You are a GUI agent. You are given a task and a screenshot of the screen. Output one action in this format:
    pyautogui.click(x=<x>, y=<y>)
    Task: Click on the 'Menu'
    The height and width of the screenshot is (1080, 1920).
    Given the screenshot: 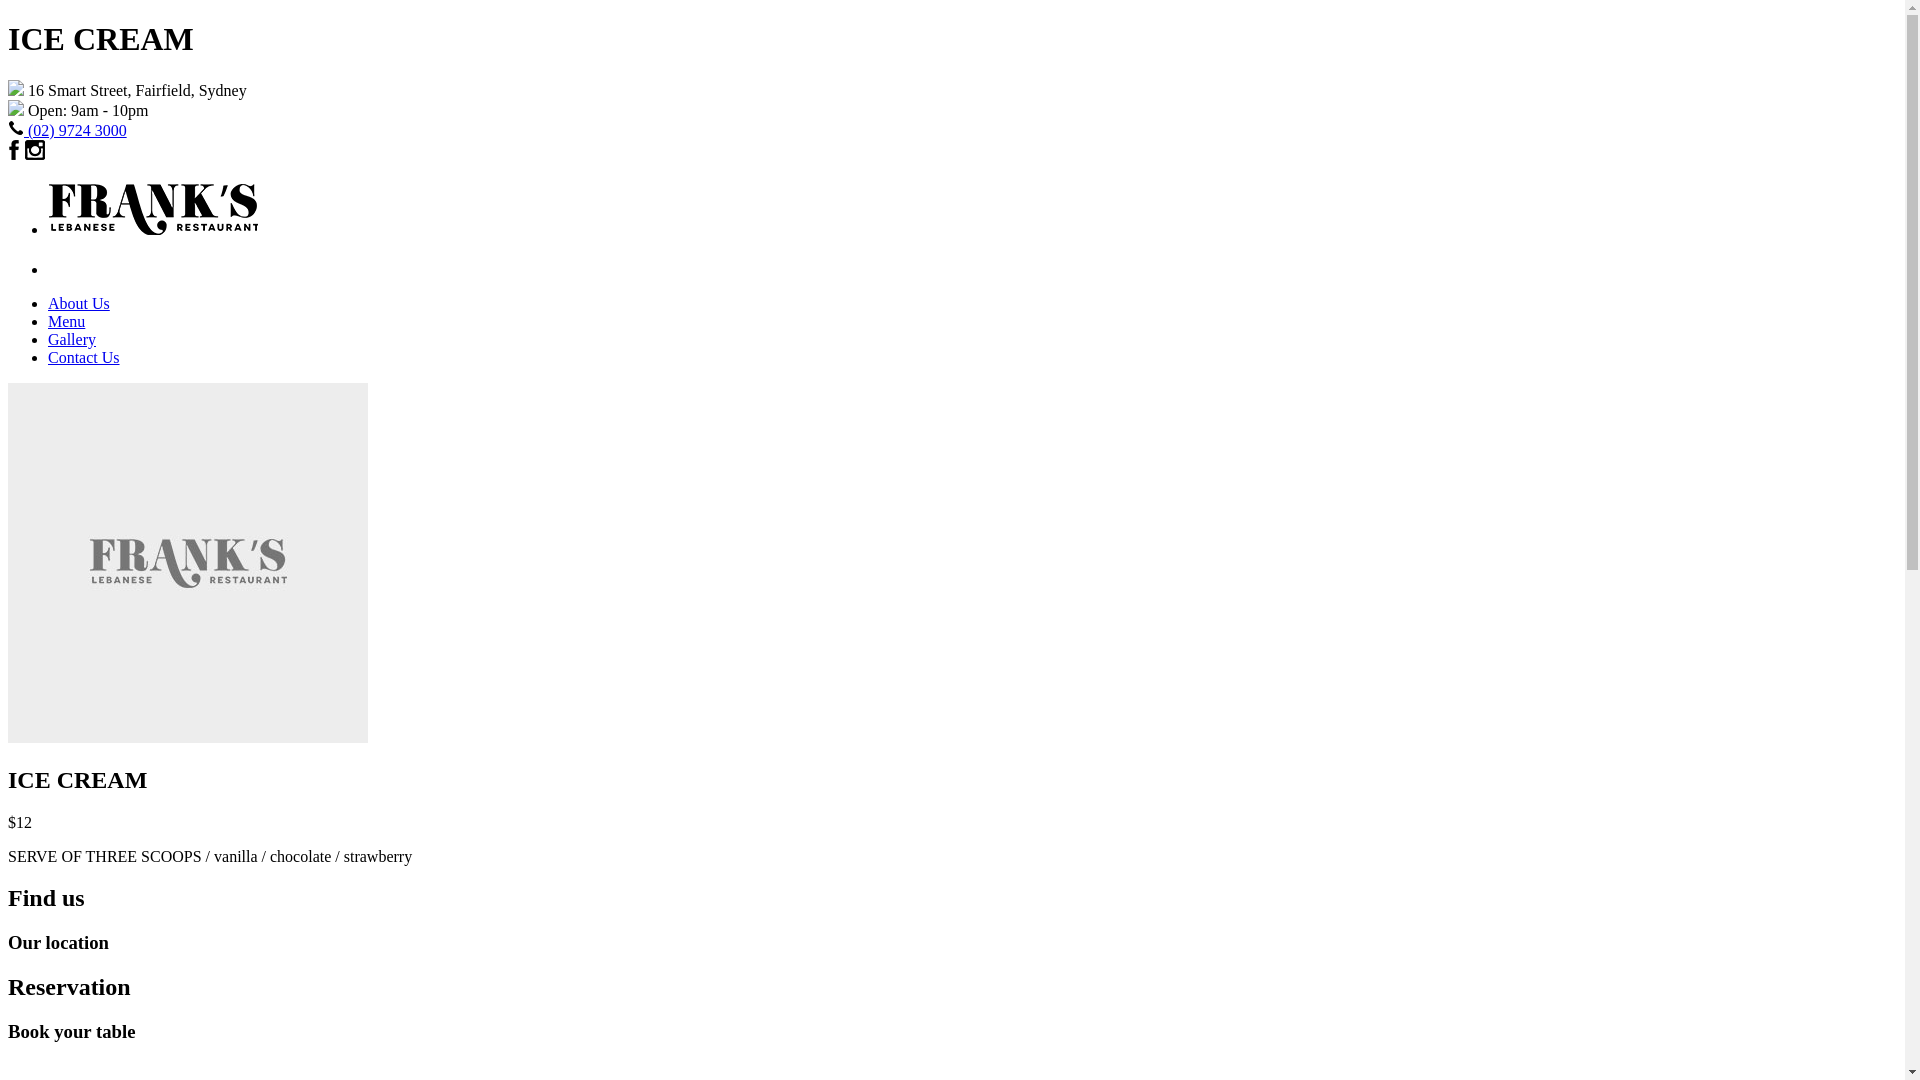 What is the action you would take?
    pyautogui.click(x=66, y=320)
    